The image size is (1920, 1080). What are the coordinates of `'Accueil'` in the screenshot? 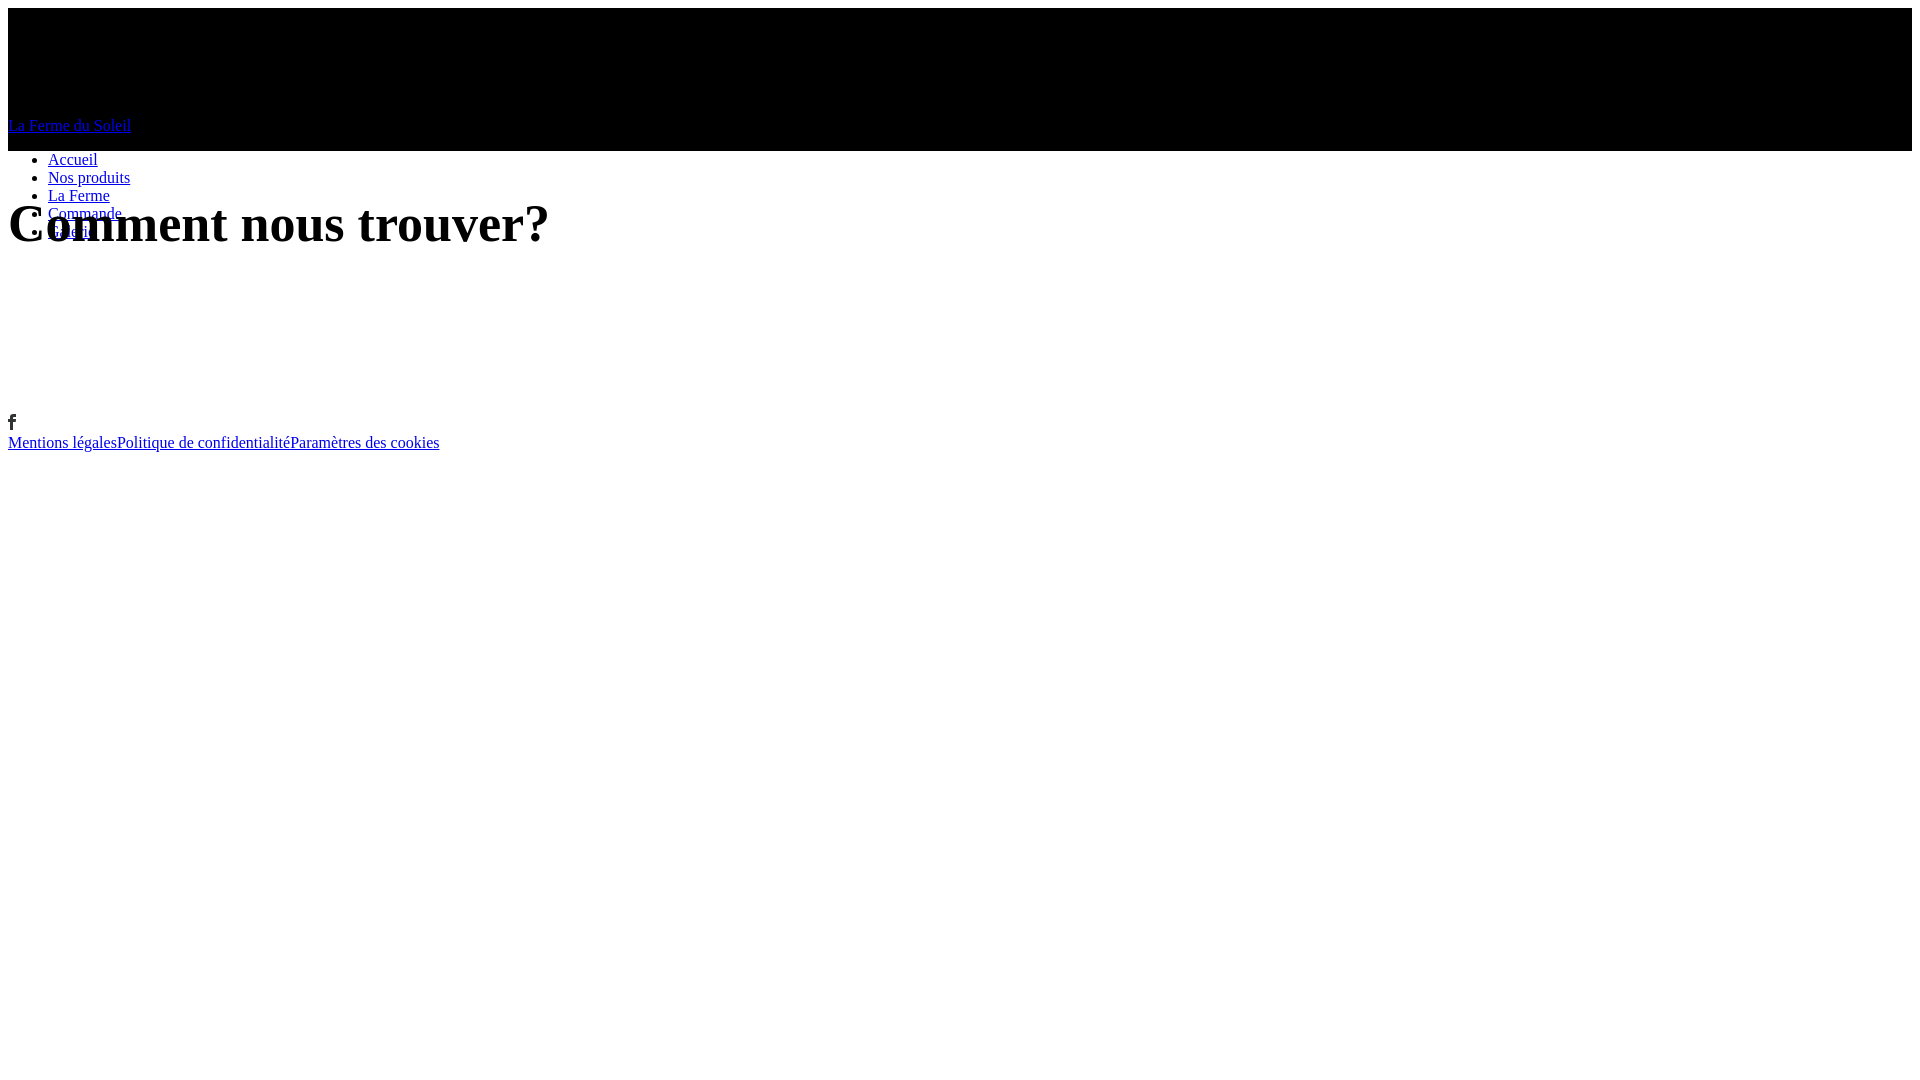 It's located at (48, 158).